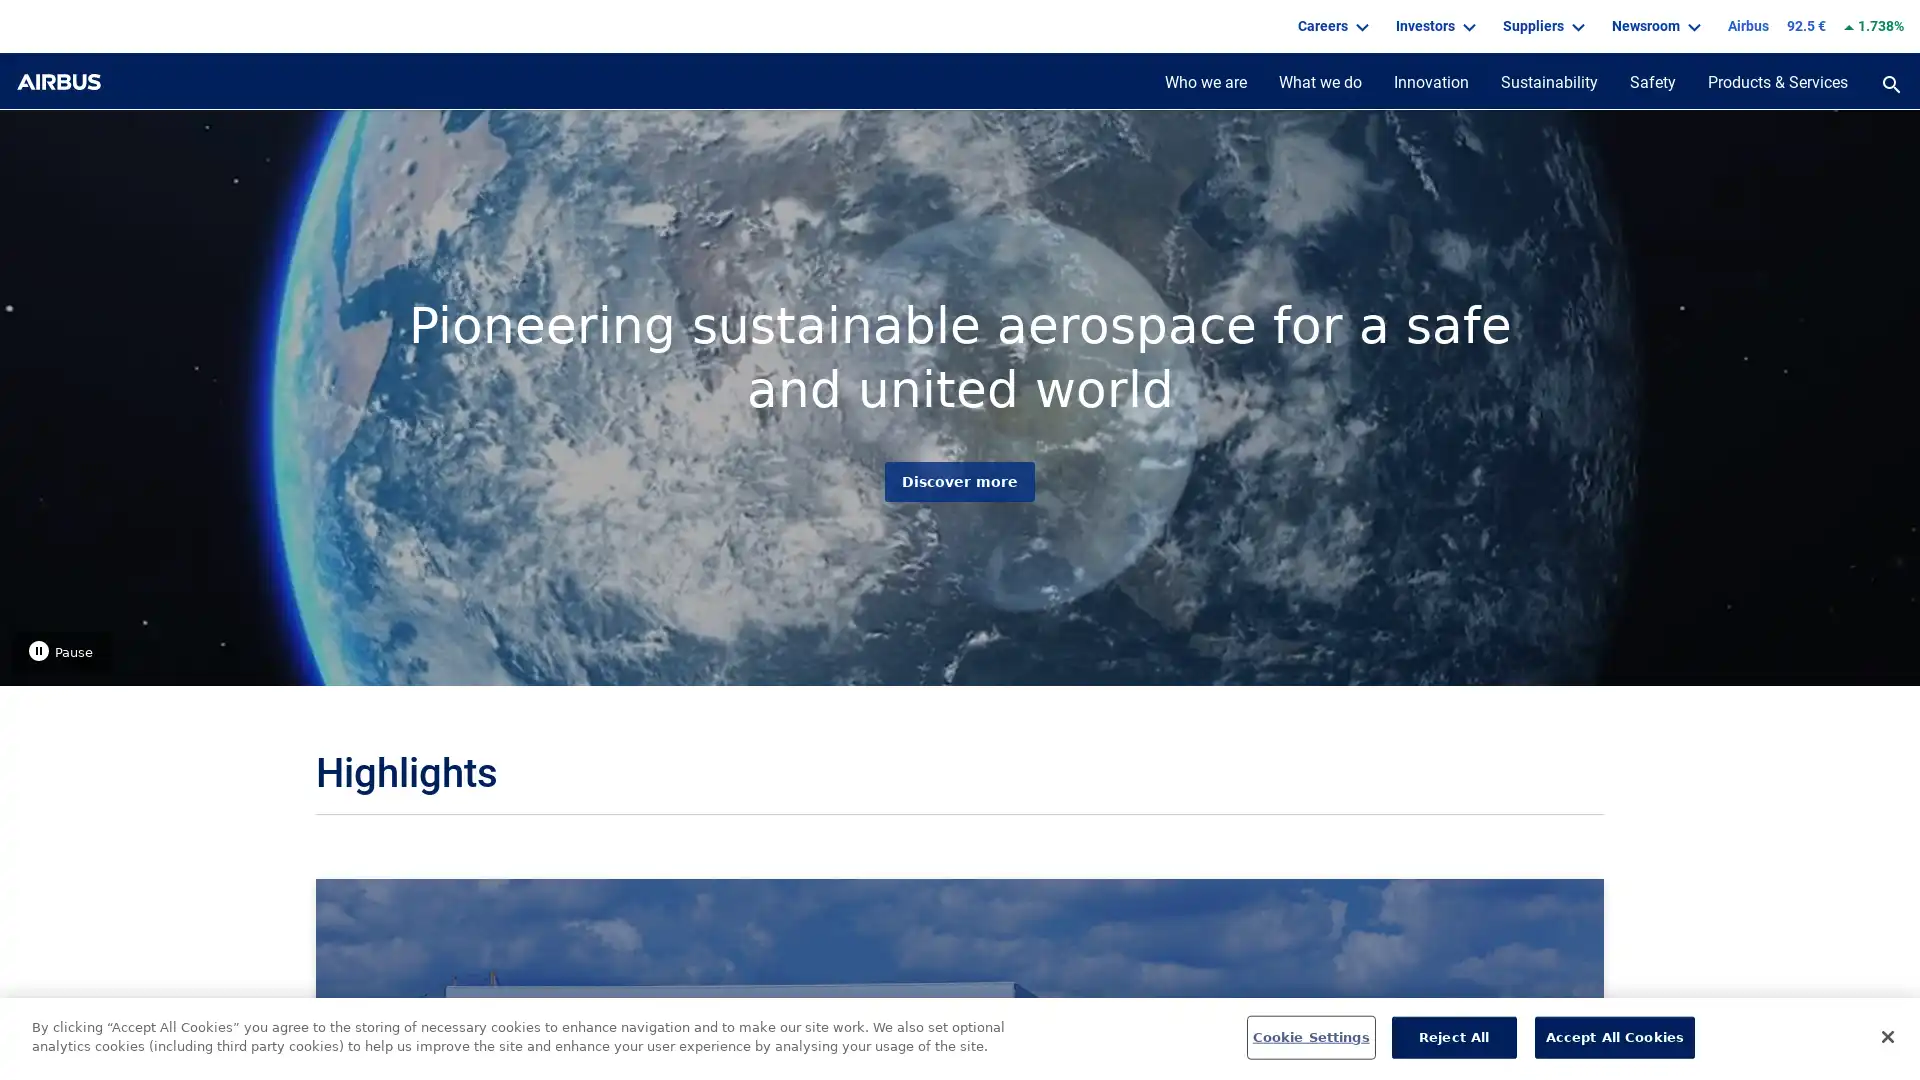 This screenshot has width=1920, height=1080. What do you see at coordinates (1890, 86) in the screenshot?
I see `open the search panel` at bounding box center [1890, 86].